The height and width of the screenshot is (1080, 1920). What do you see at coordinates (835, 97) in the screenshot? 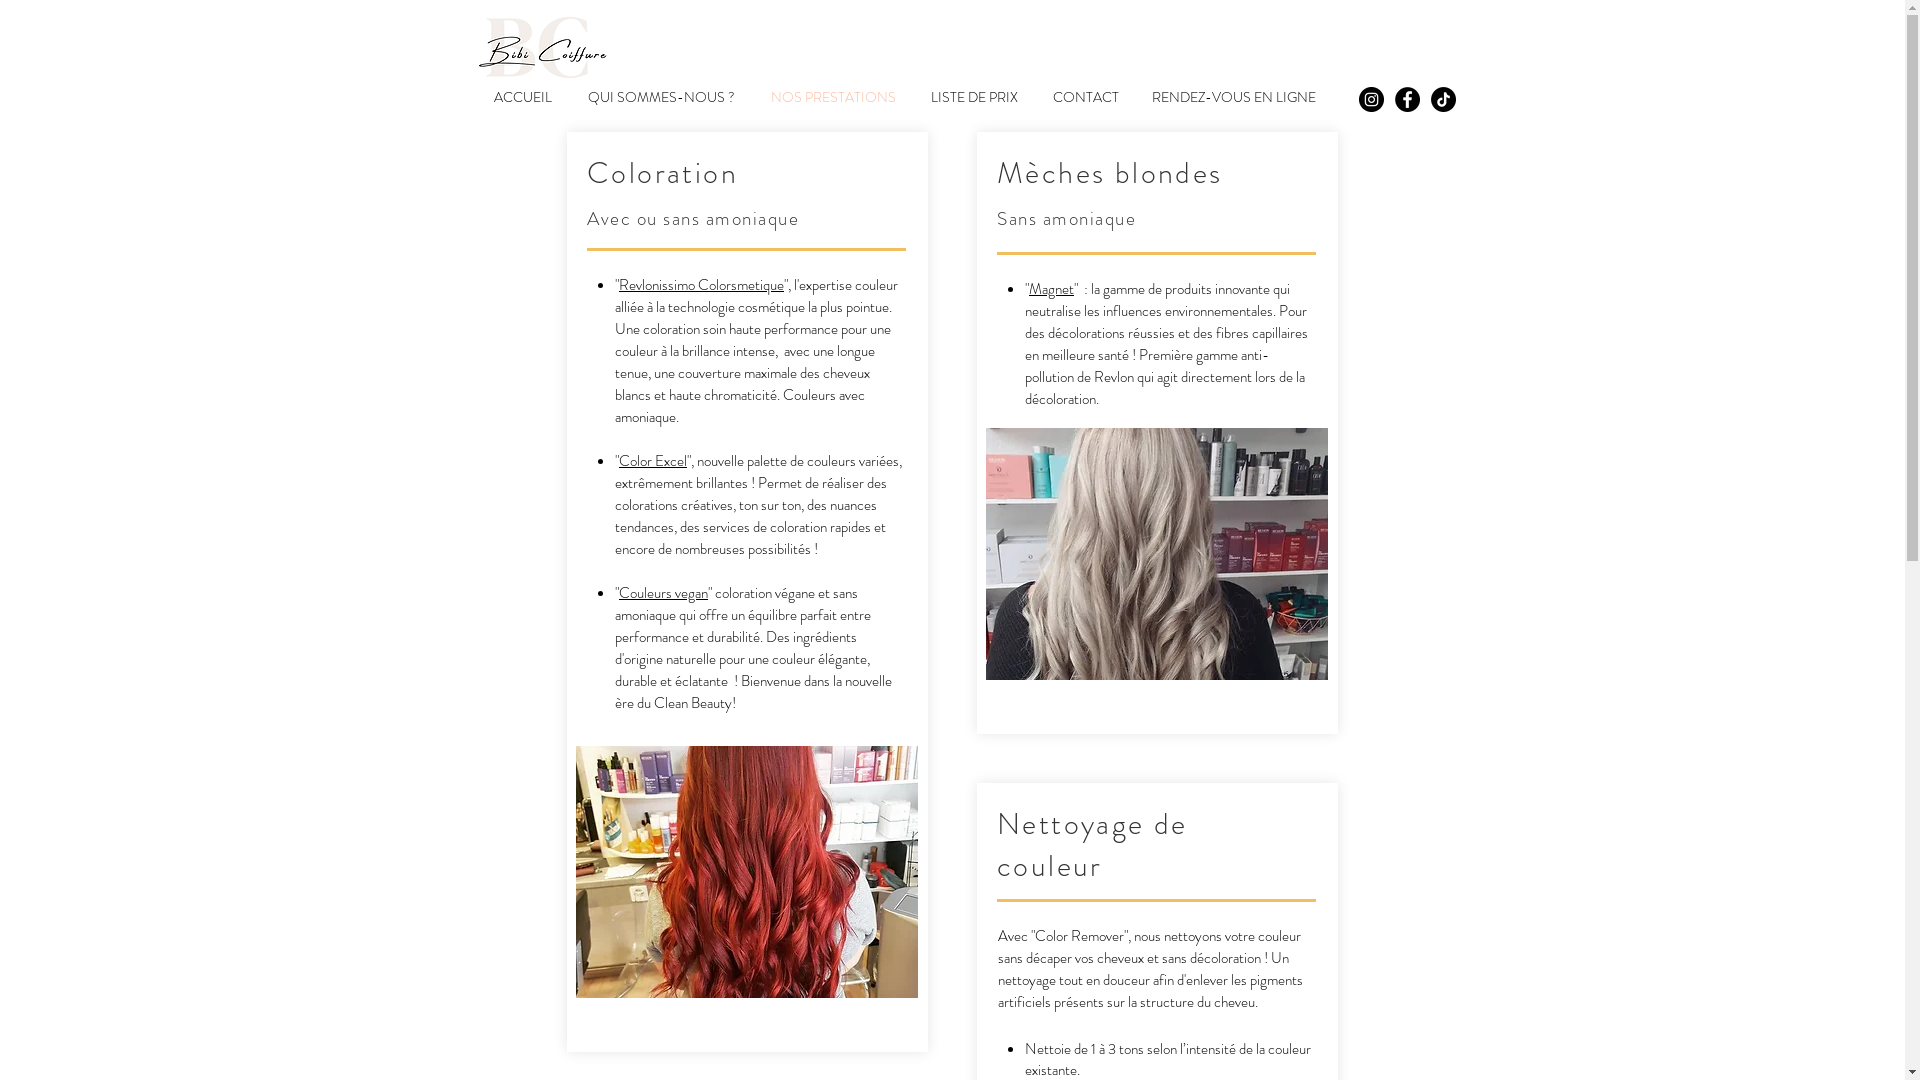
I see `'NOS PRESTATIONS'` at bounding box center [835, 97].